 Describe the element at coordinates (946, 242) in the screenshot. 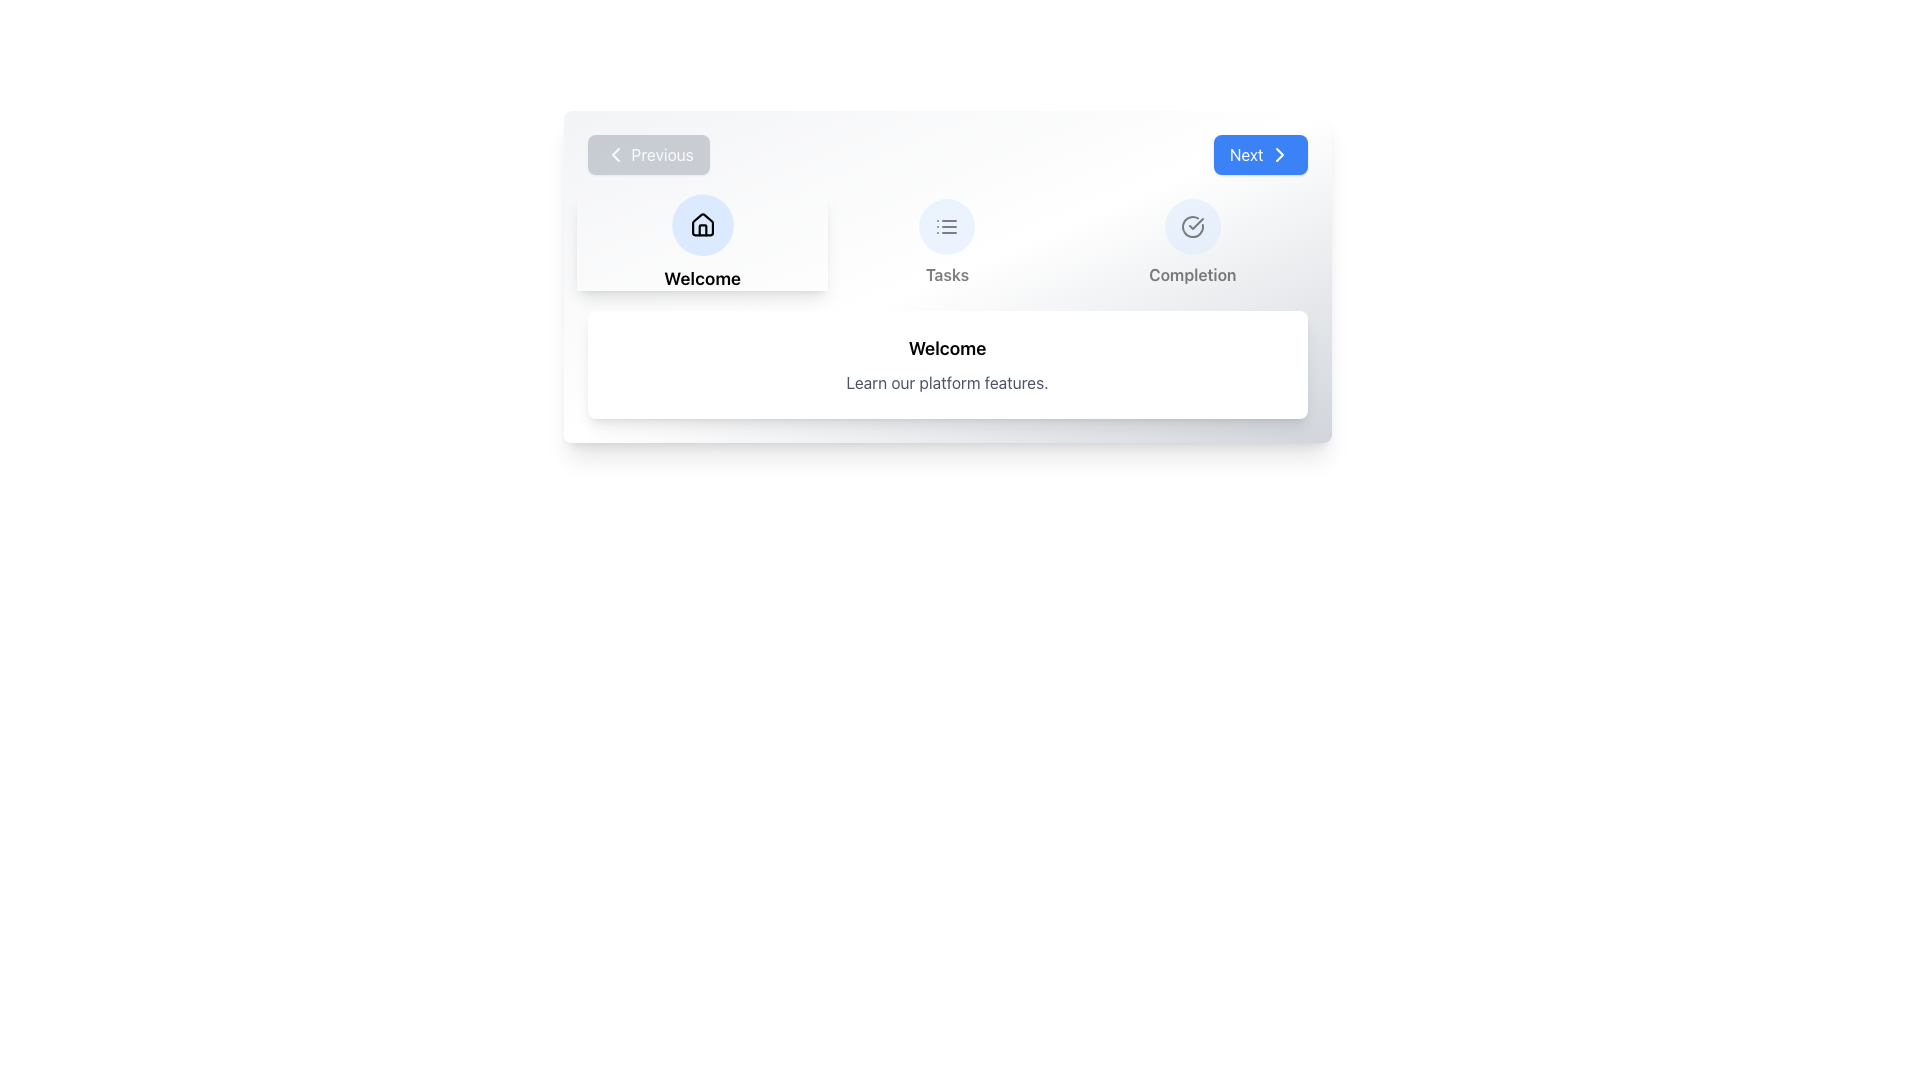

I see `the 'Tasks' navigation tile, which is the second column in a three-column layout` at that location.